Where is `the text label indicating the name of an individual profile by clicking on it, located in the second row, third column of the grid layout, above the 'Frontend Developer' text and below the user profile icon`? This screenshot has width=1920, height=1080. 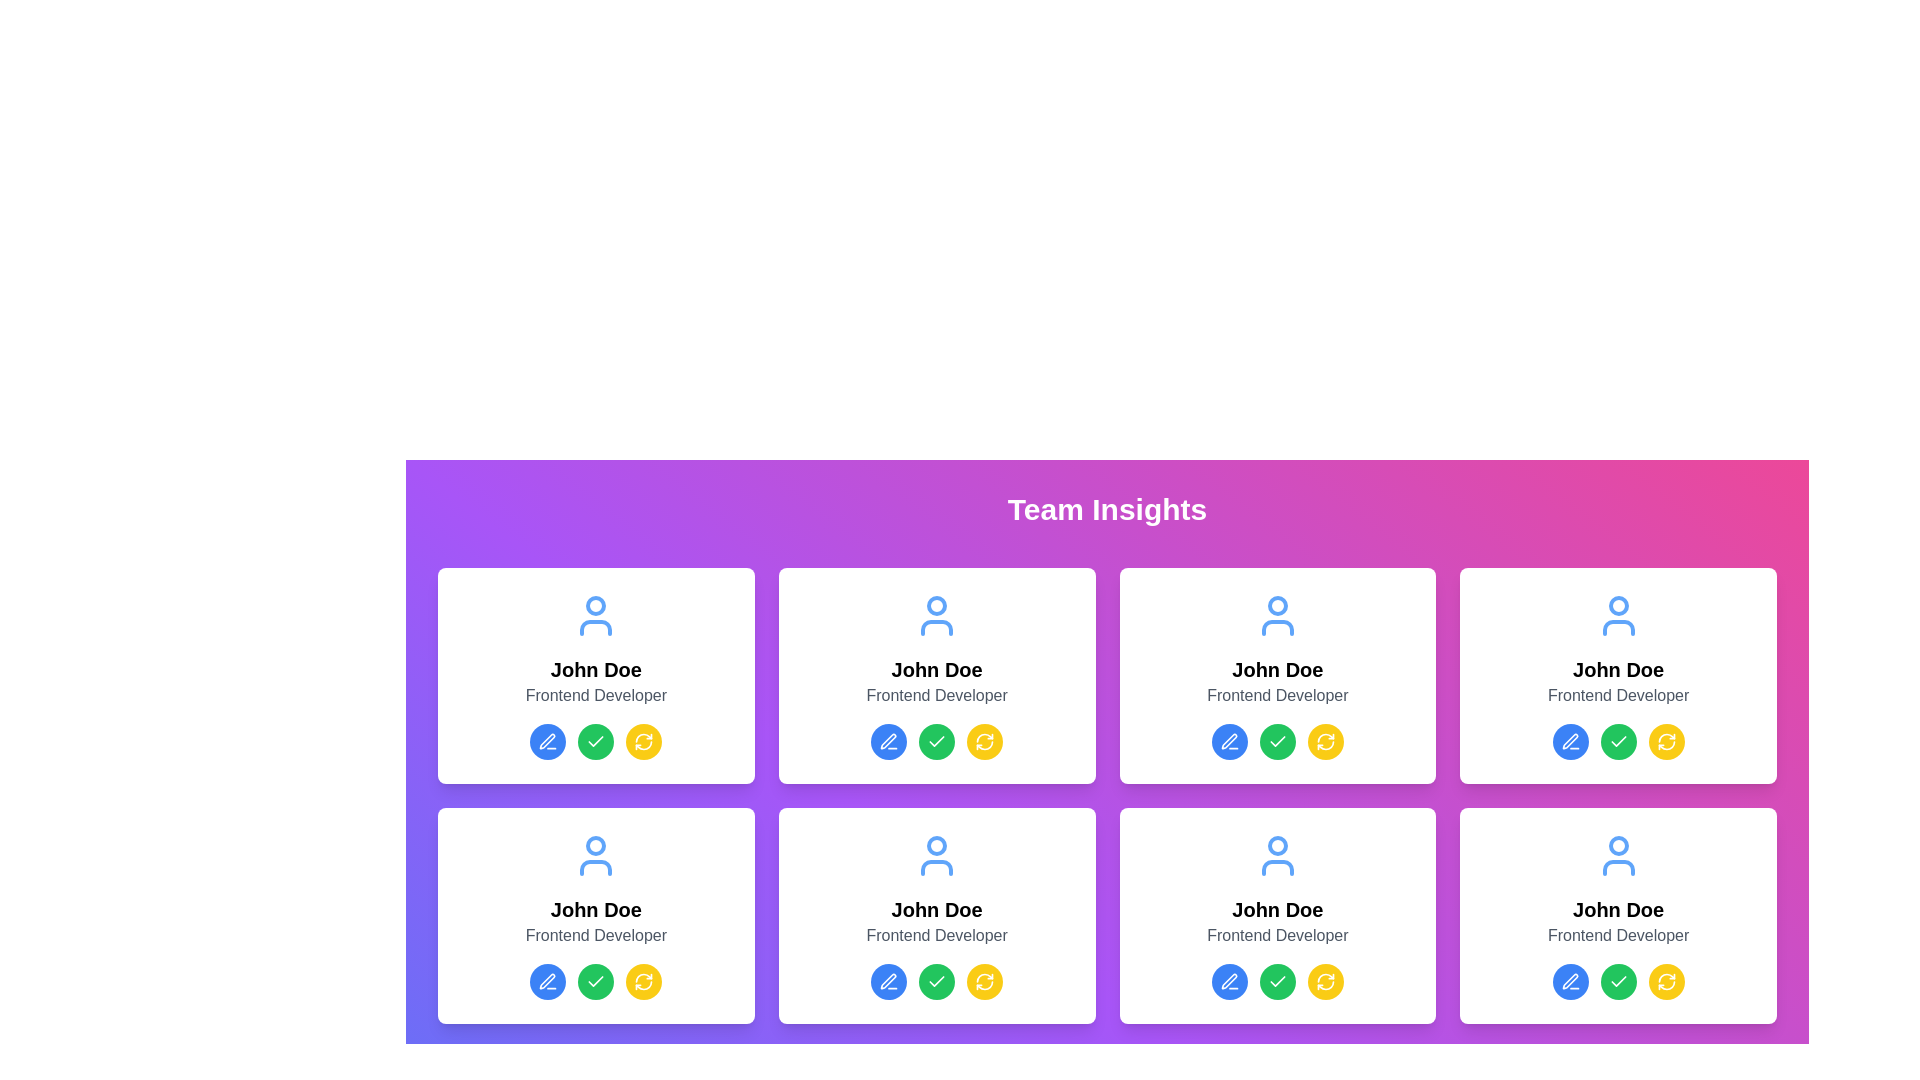 the text label indicating the name of an individual profile by clicking on it, located in the second row, third column of the grid layout, above the 'Frontend Developer' text and below the user profile icon is located at coordinates (936, 910).